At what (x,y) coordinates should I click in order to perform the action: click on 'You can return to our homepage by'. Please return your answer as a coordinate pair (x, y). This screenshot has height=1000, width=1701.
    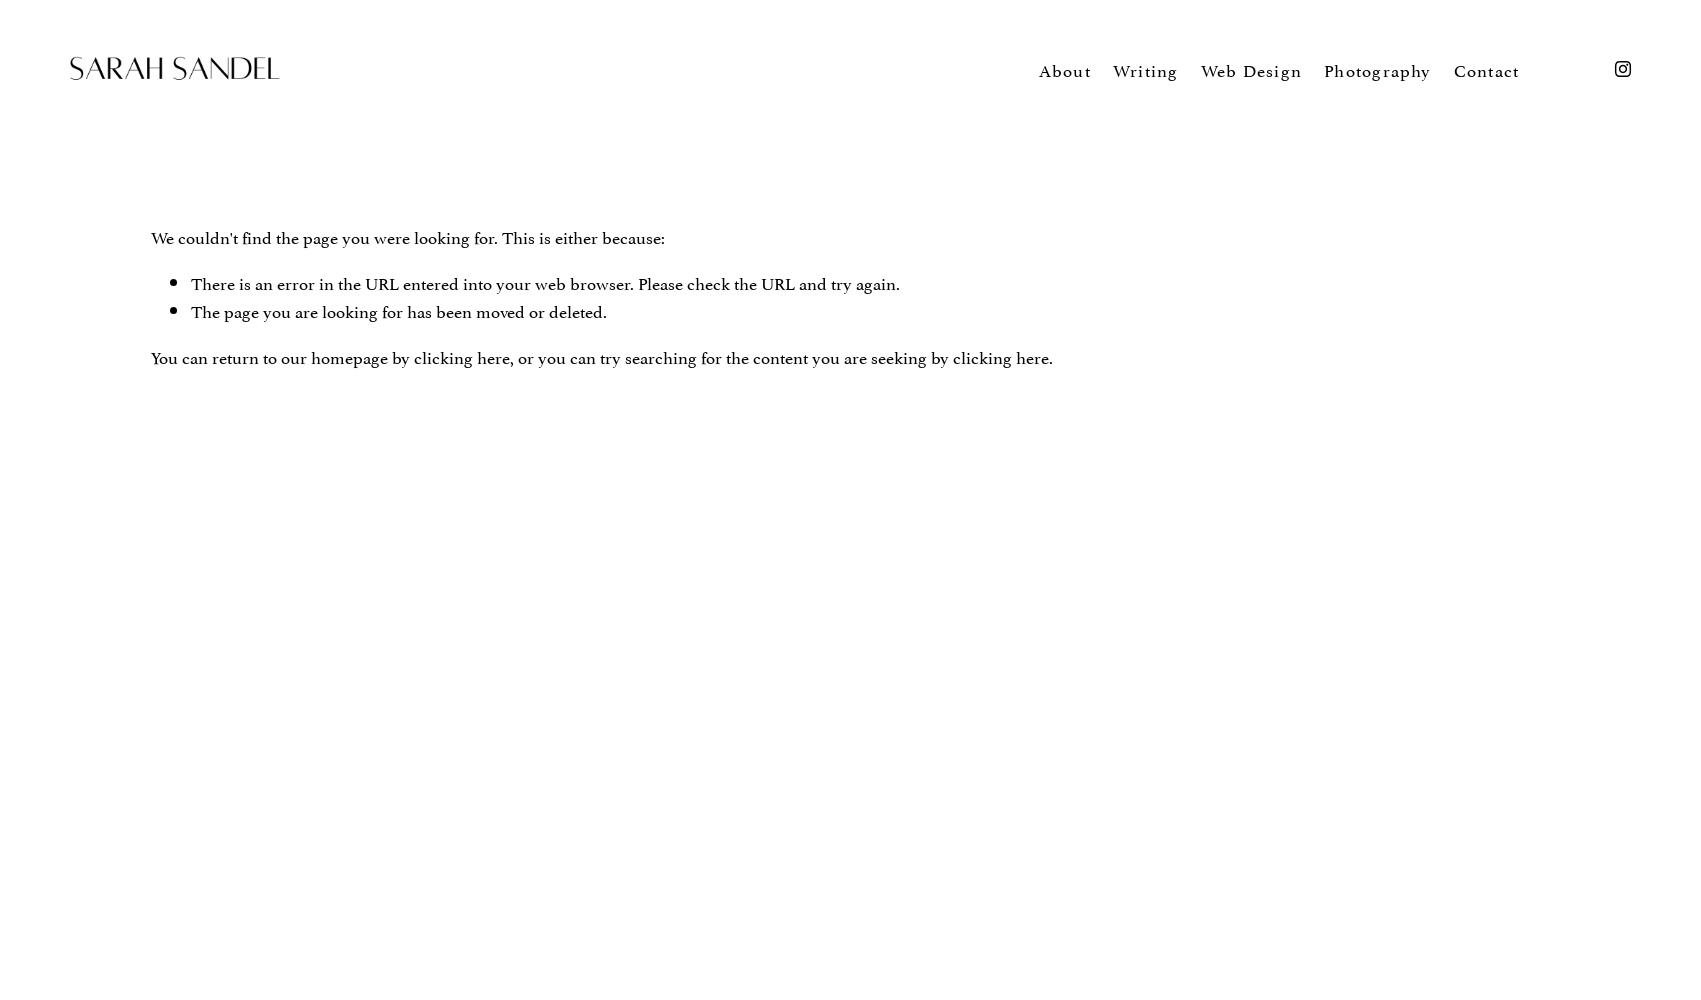
    Looking at the image, I should click on (281, 354).